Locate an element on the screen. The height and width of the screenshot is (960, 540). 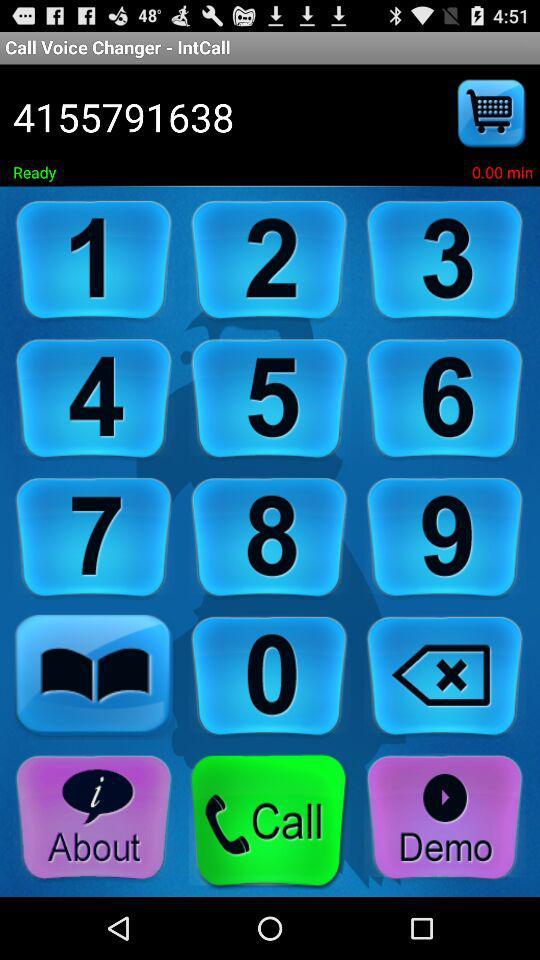
eight is located at coordinates (269, 537).